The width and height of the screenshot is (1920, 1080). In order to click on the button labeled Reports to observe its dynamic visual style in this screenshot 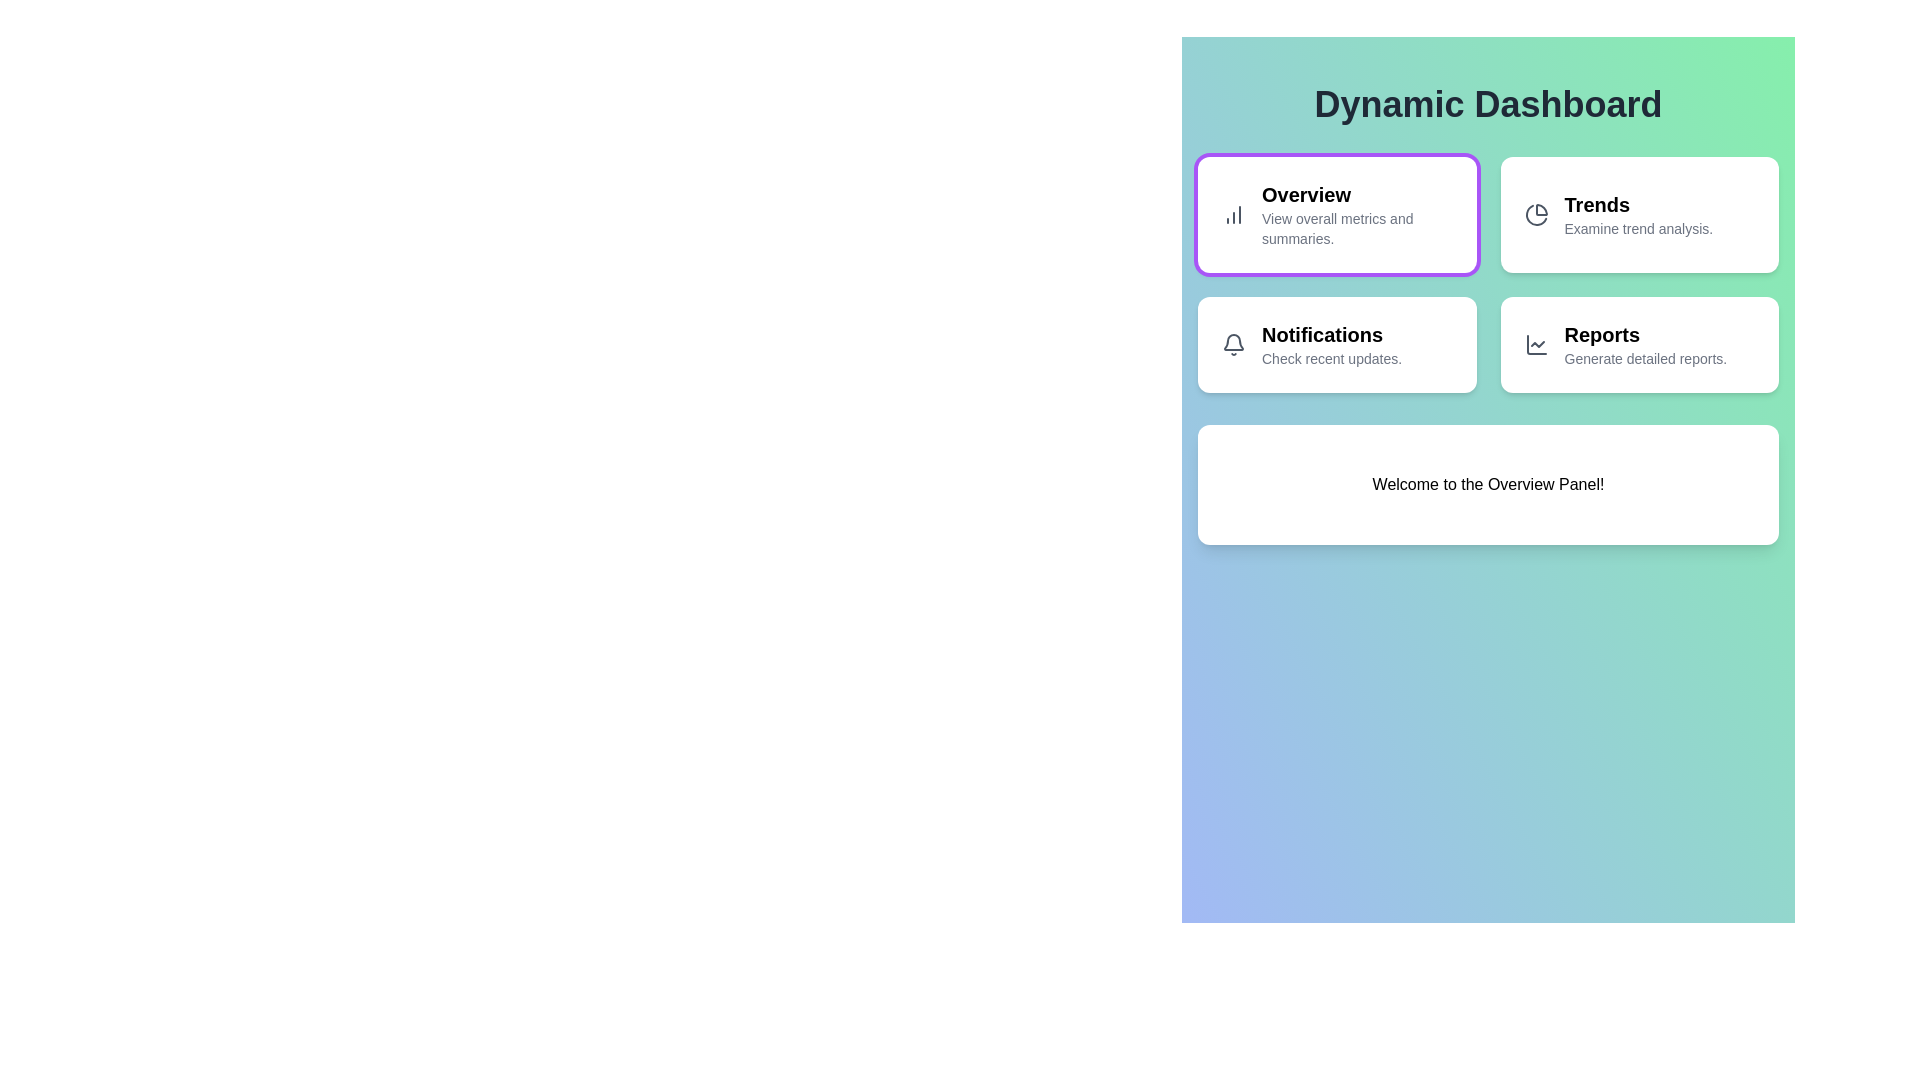, I will do `click(1639, 343)`.